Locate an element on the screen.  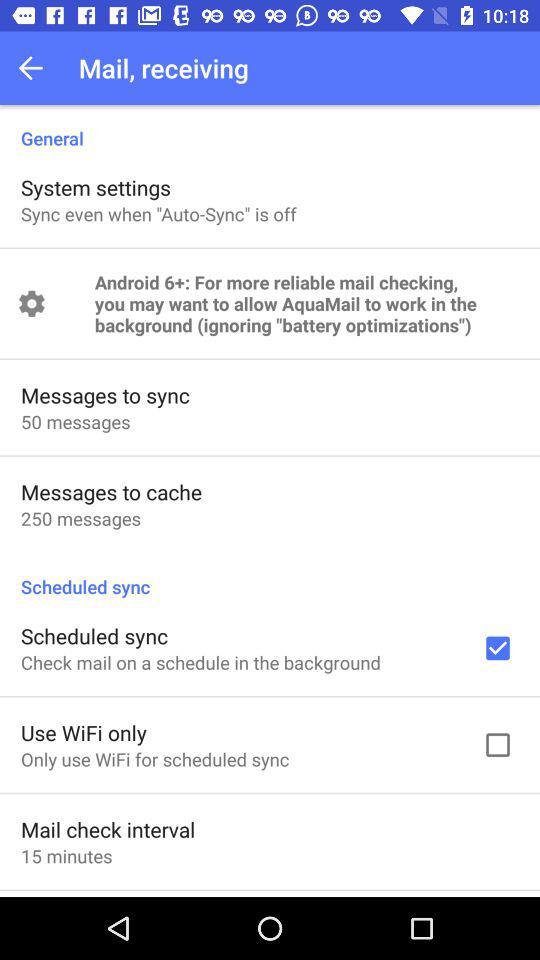
icon below the sync even when is located at coordinates (306, 303).